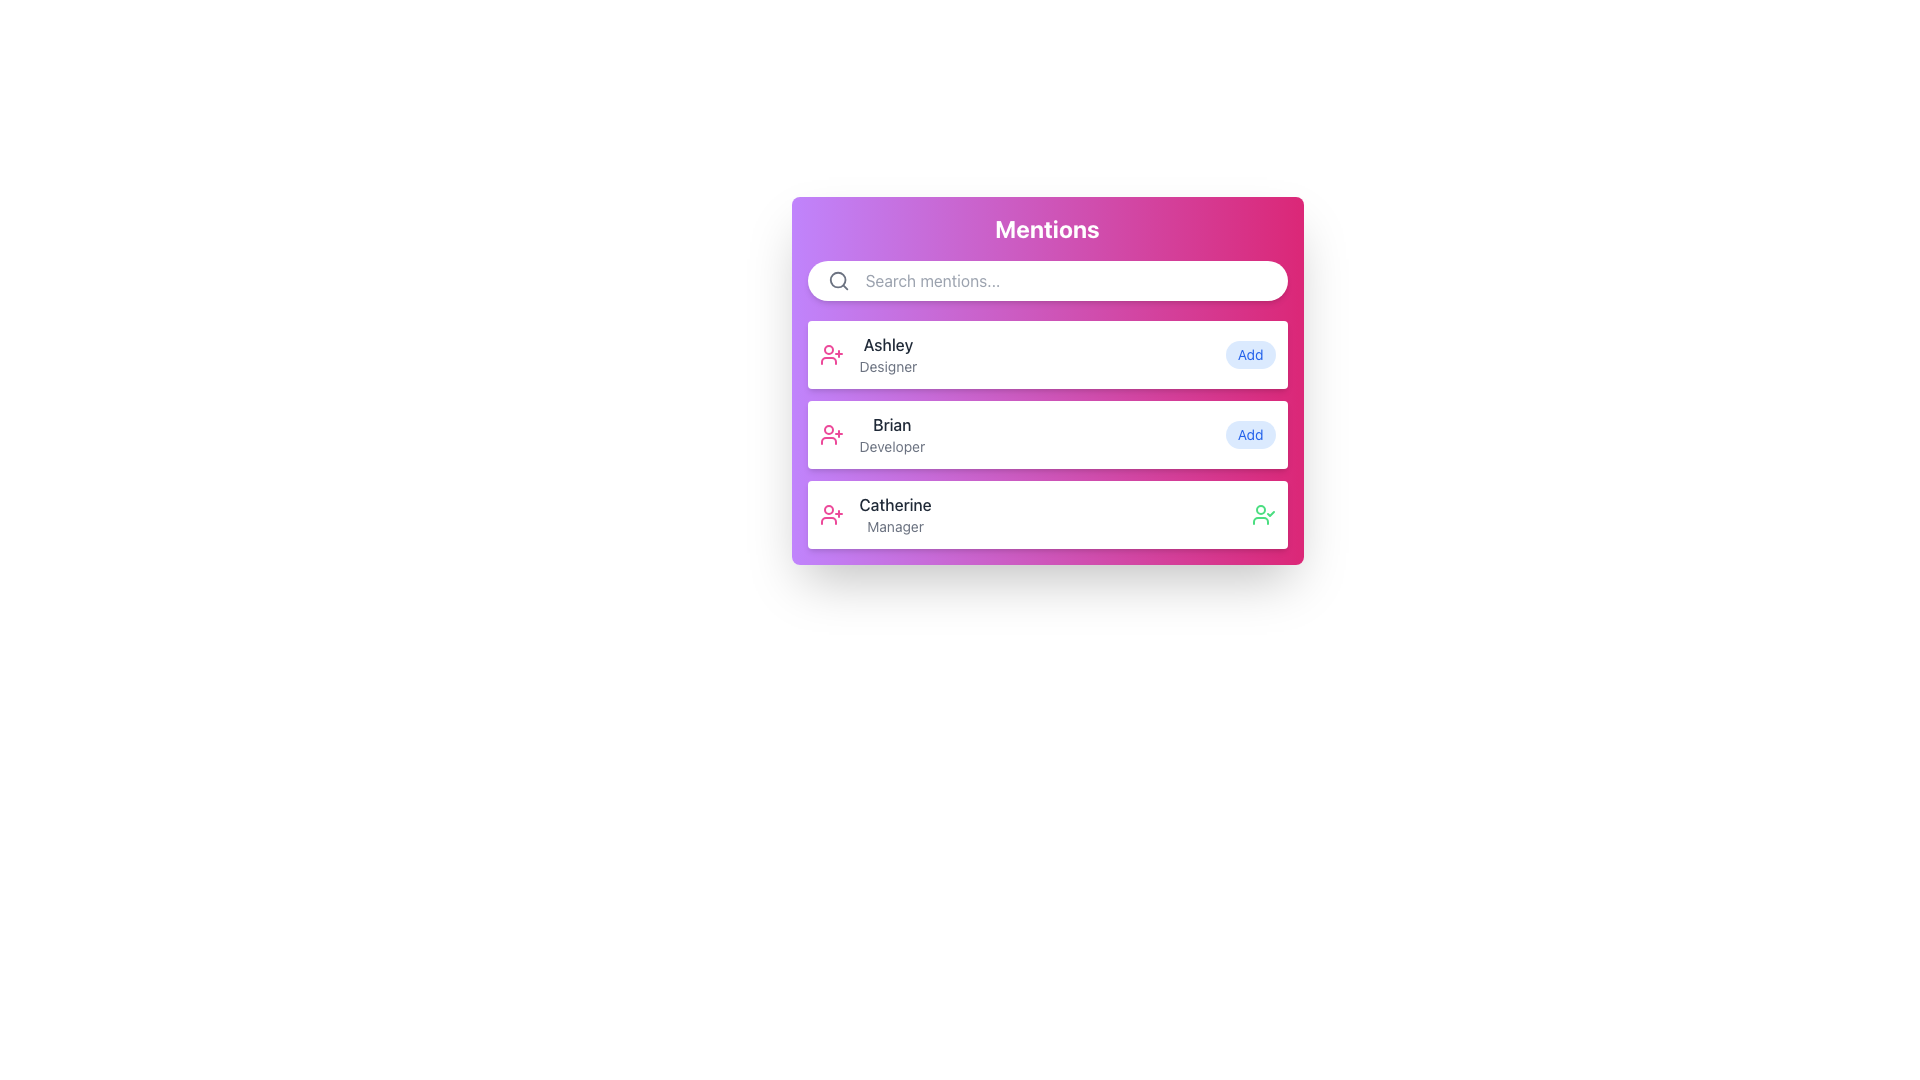 The width and height of the screenshot is (1920, 1080). Describe the element at coordinates (891, 446) in the screenshot. I see `the text label displaying the word 'Developer', which is styled in a smaller font size and light gray color, located below the name 'Brian' in the second user profile` at that location.